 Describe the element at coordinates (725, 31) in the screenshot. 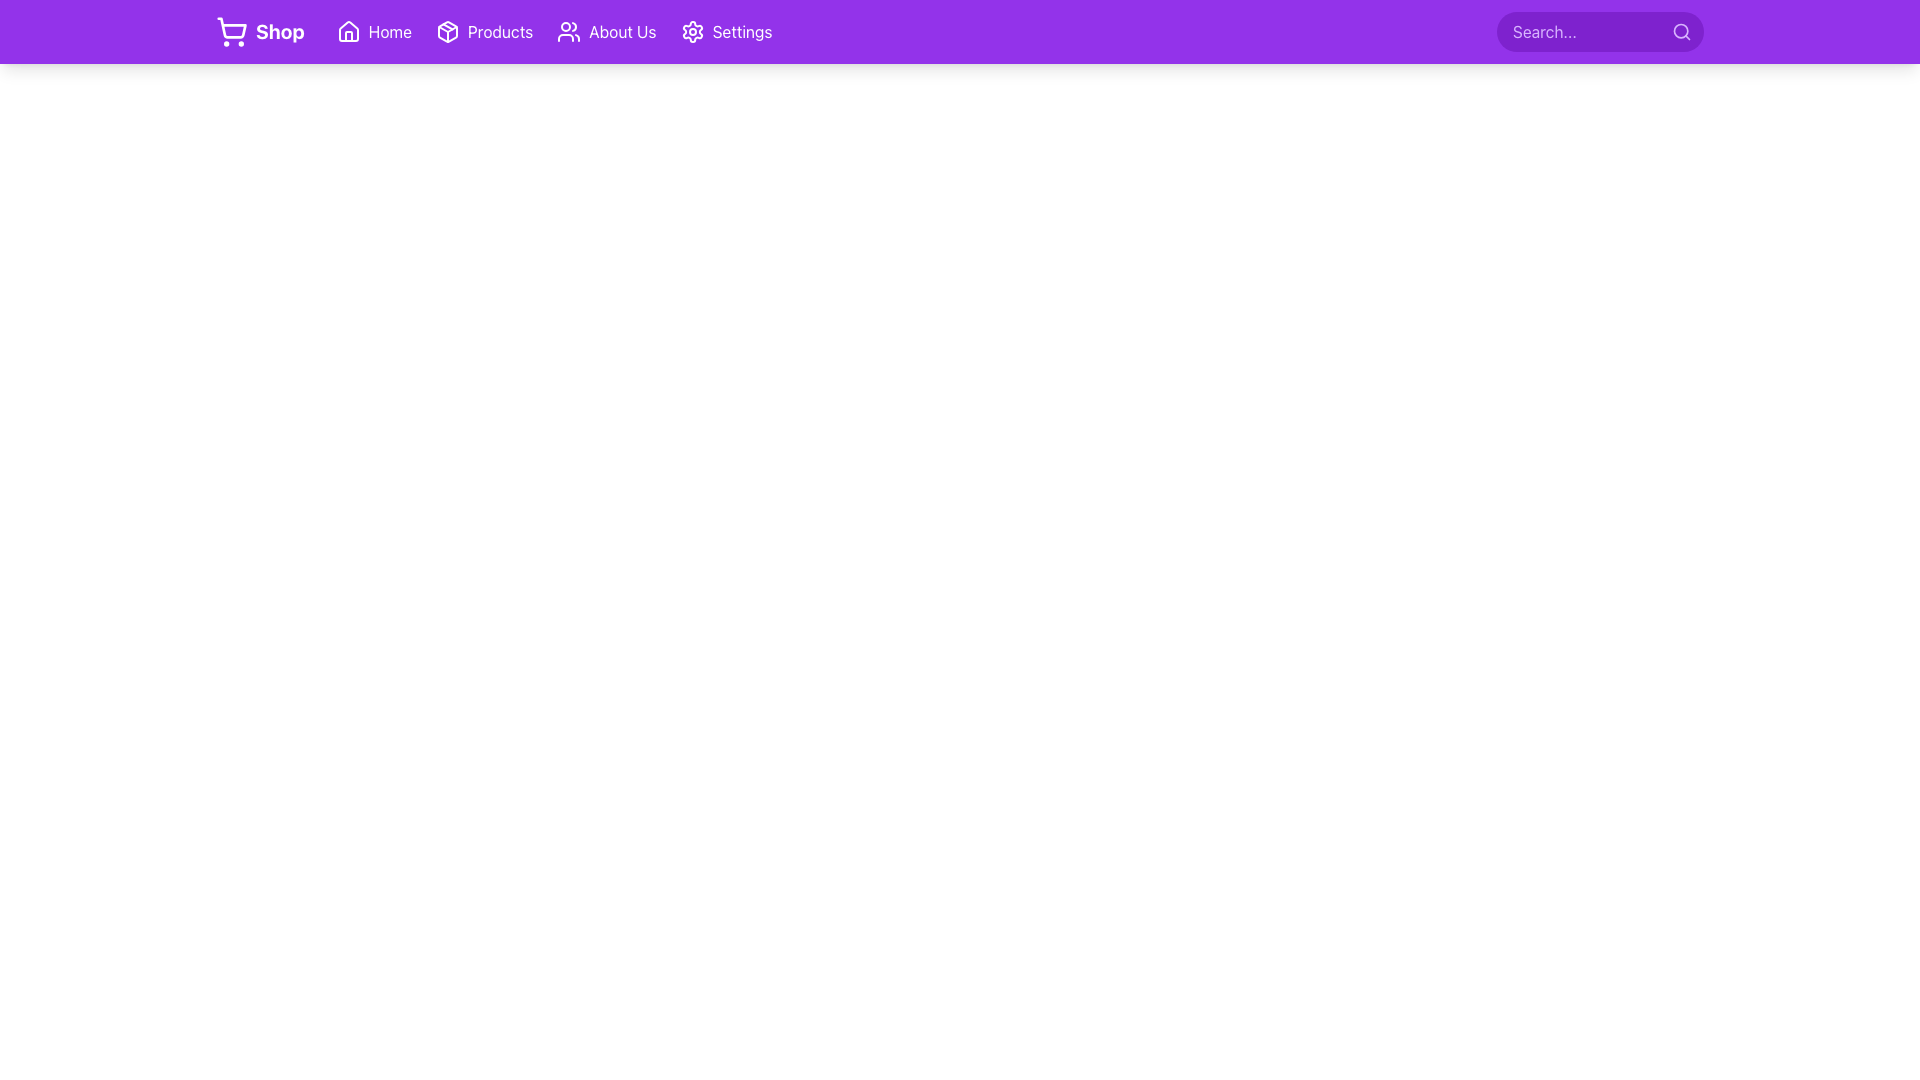

I see `the 'Settings' button with a gear icon on the left, located in the horizontal navigation bar` at that location.